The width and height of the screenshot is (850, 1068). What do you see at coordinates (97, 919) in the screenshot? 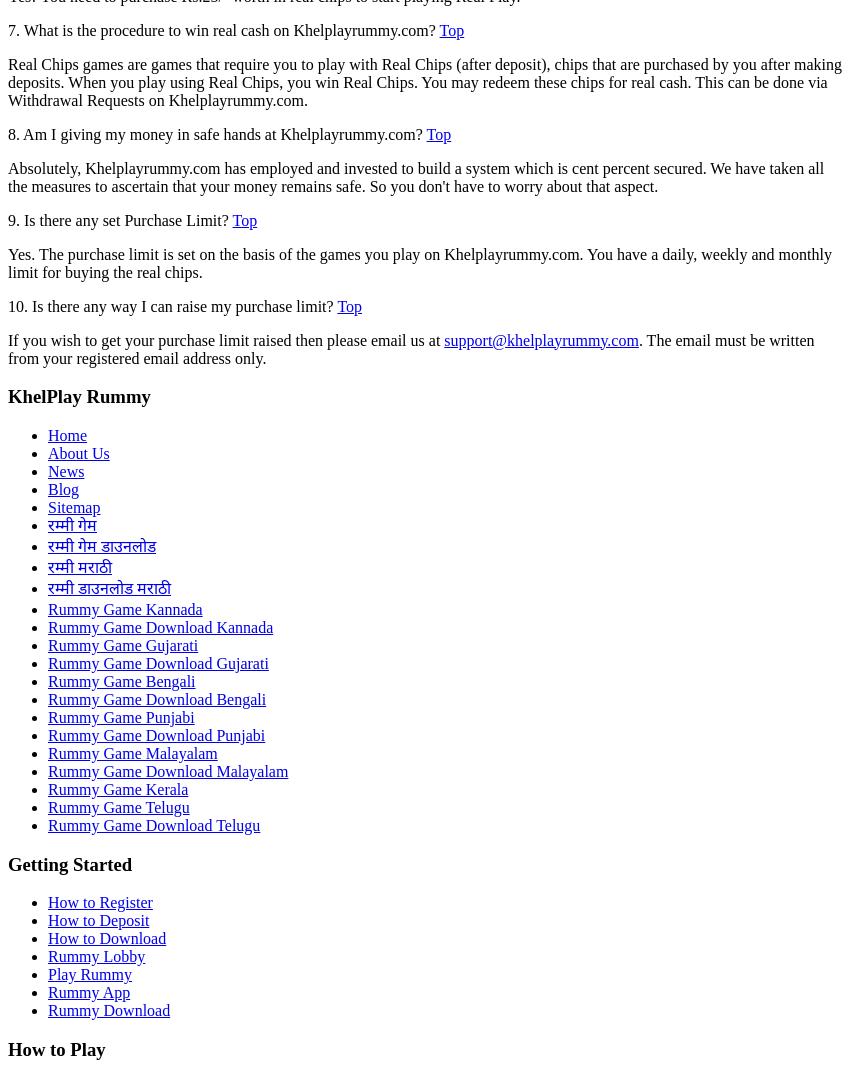
I see `'How to Deposit'` at bounding box center [97, 919].